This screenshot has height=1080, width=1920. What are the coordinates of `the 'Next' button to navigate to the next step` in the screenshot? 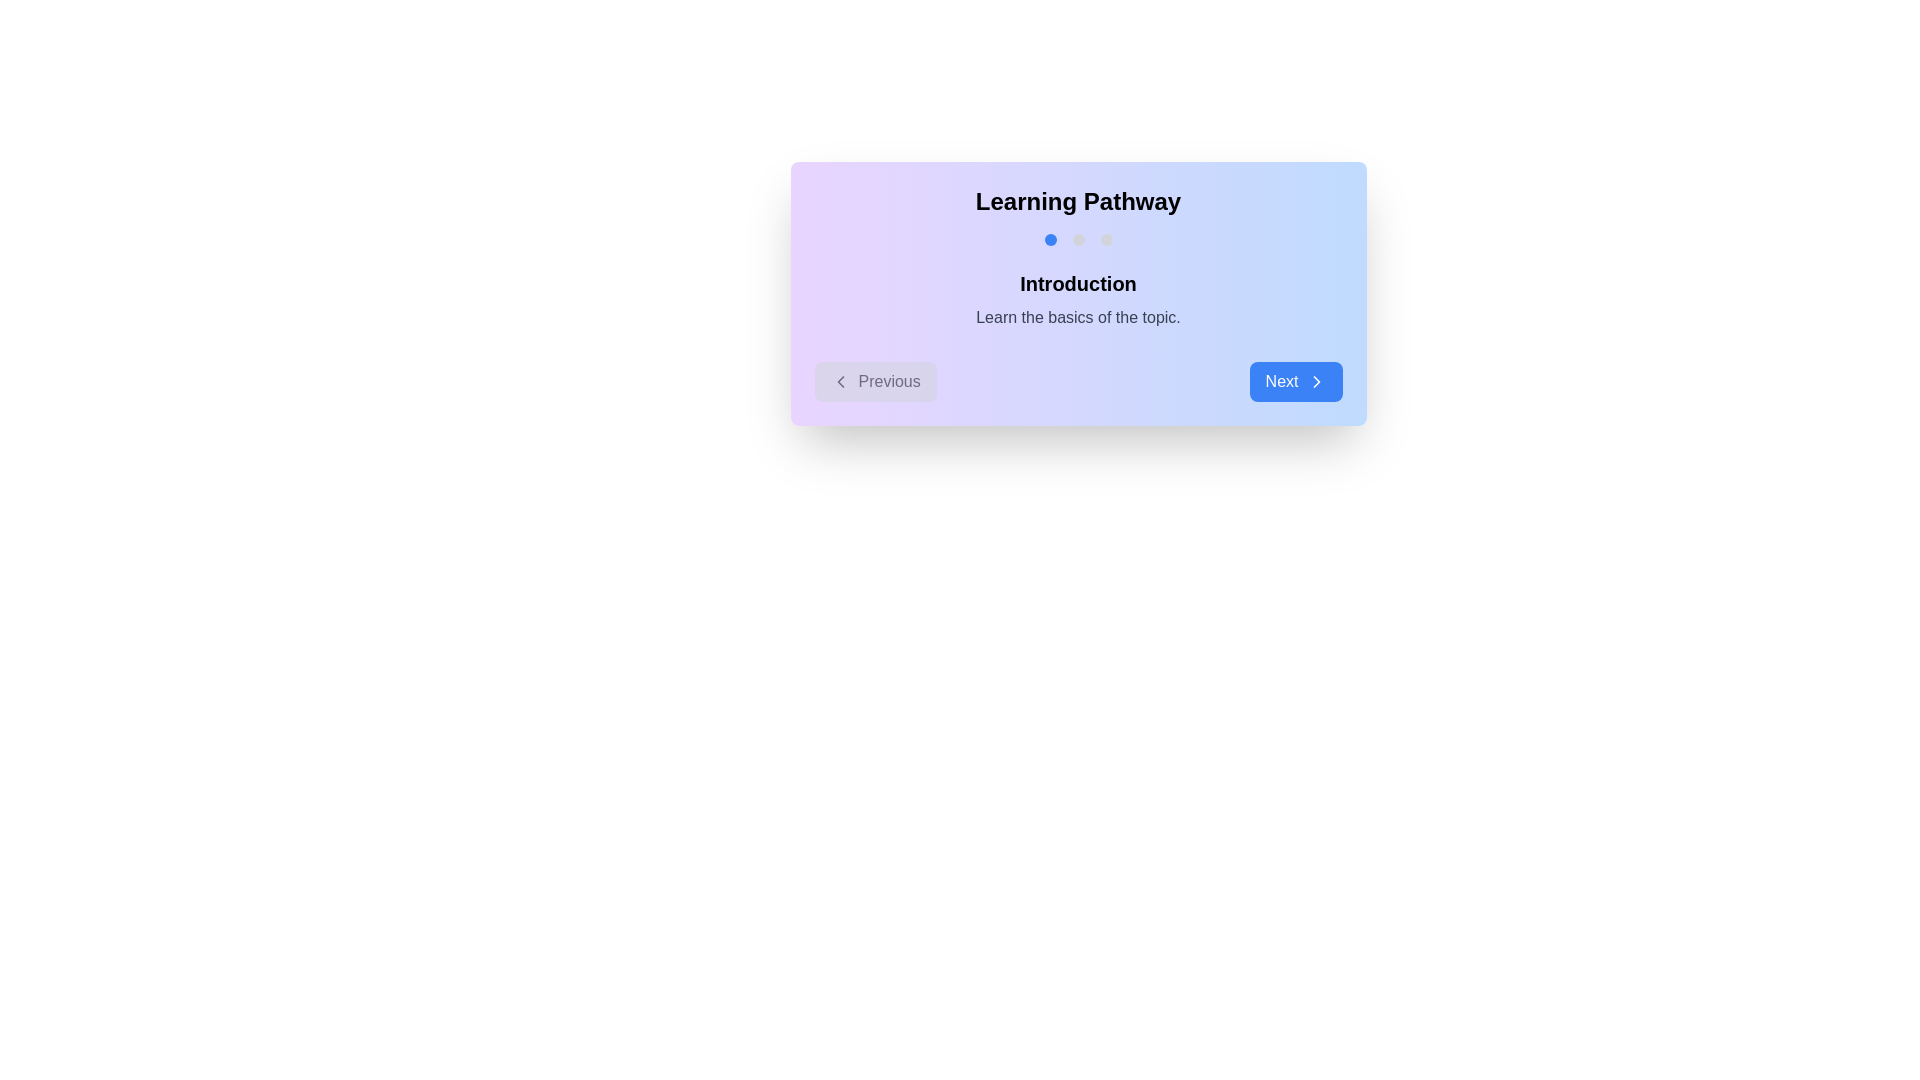 It's located at (1296, 381).